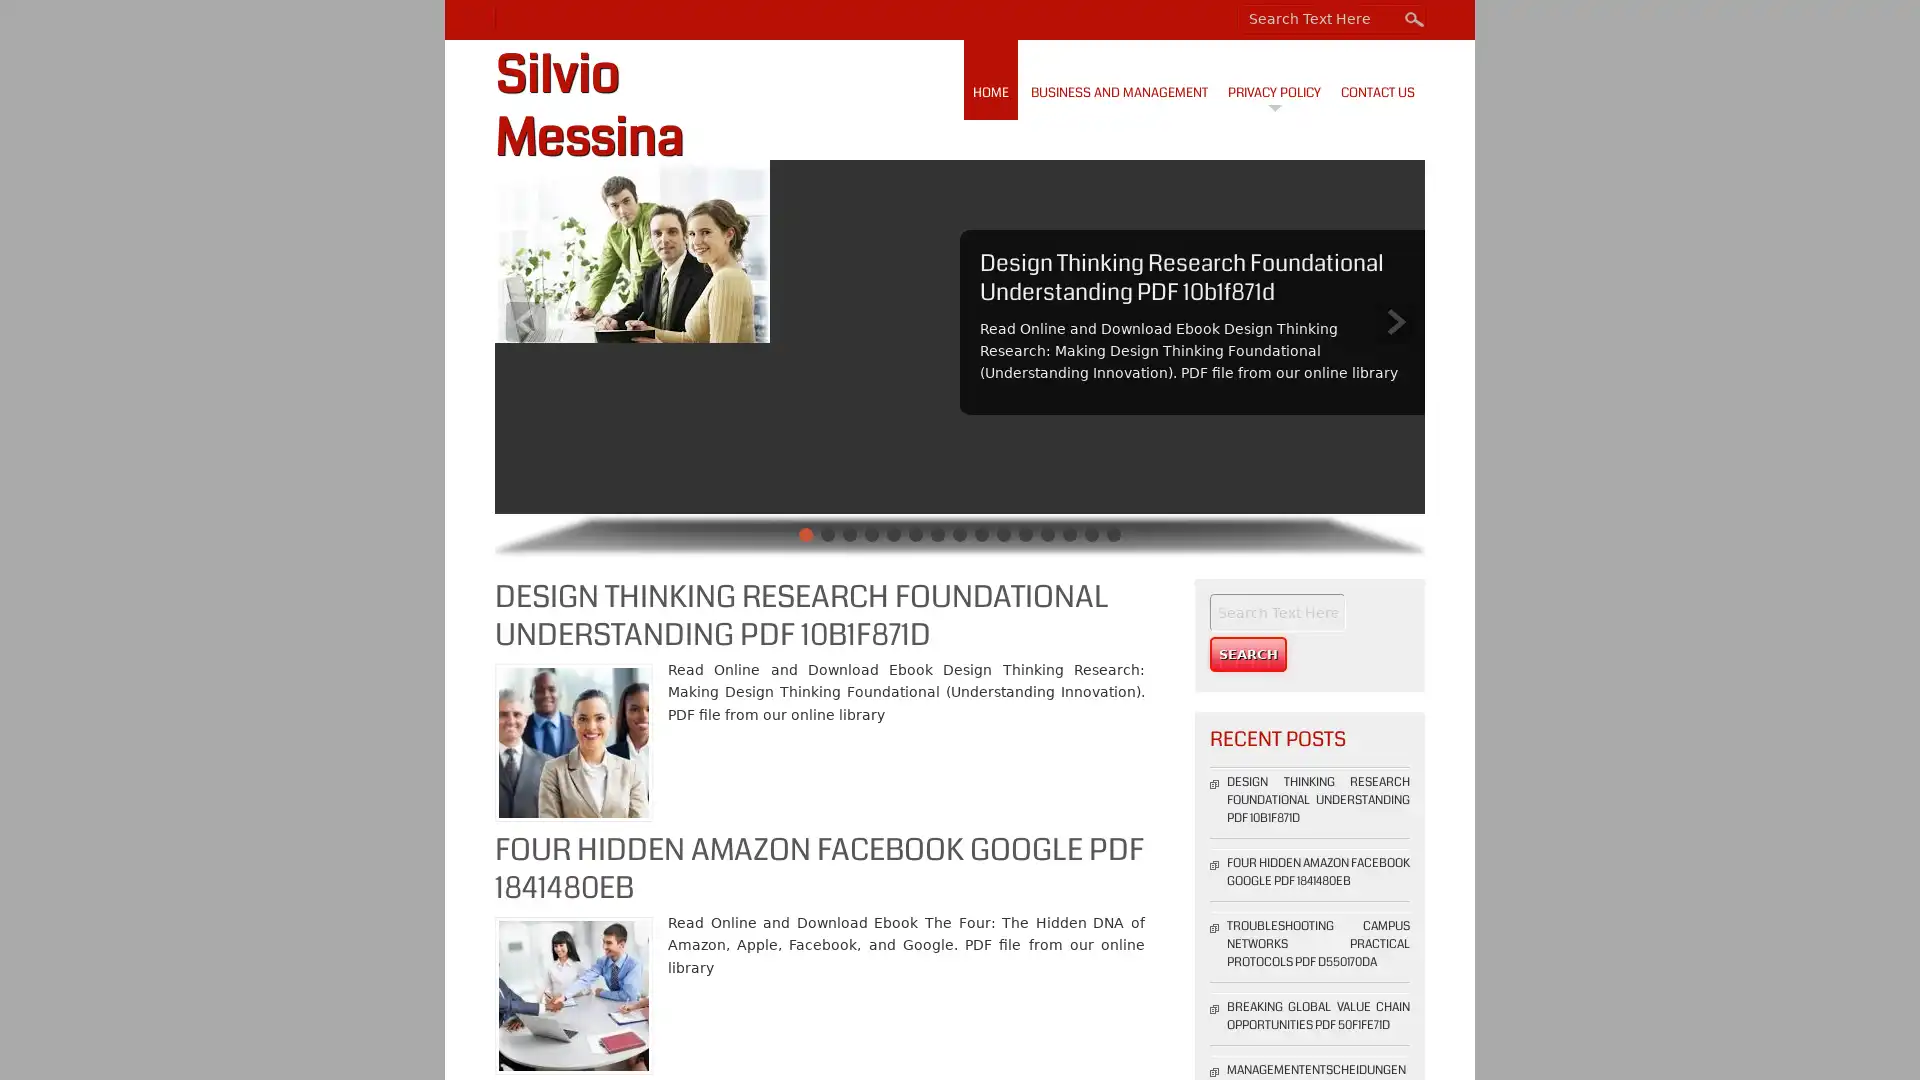 The width and height of the screenshot is (1920, 1080). I want to click on Search, so click(1247, 654).